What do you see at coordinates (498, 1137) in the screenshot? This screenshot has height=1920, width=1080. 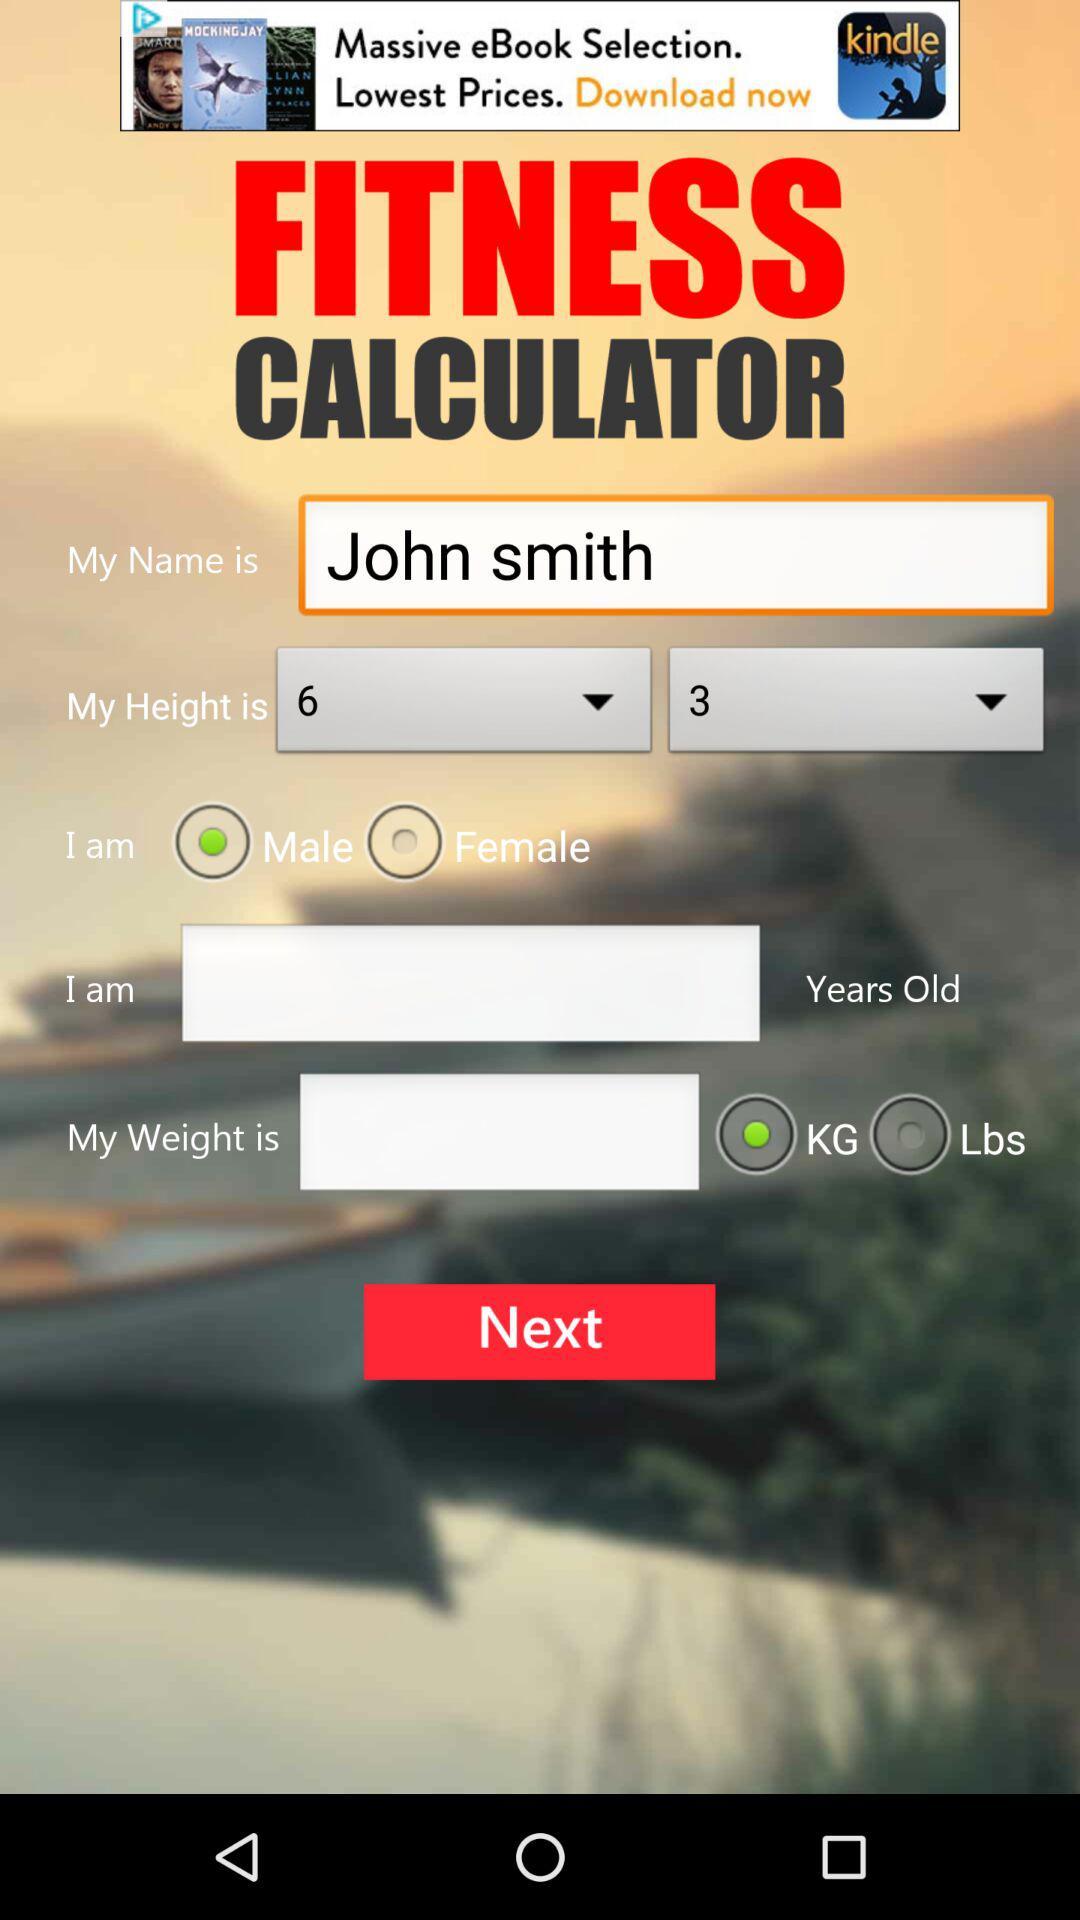 I see `input field` at bounding box center [498, 1137].